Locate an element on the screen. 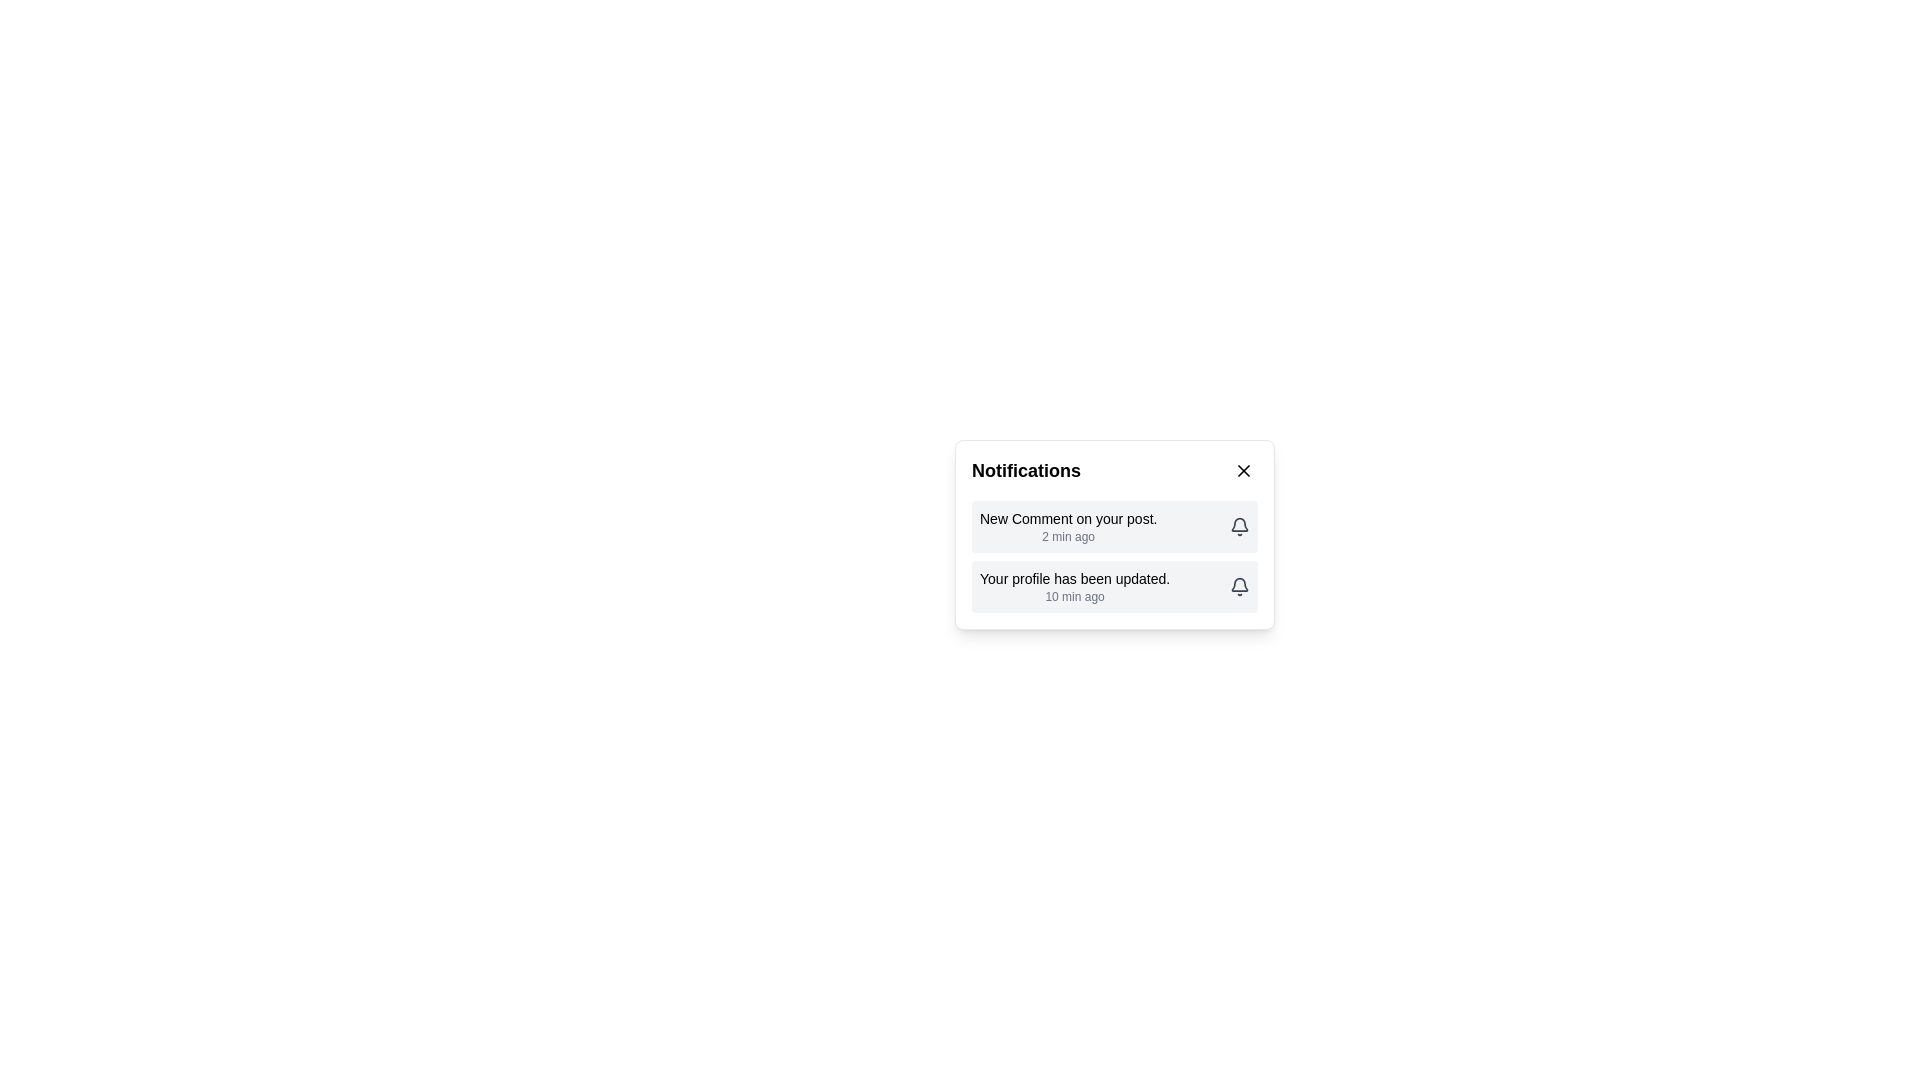  the 'Notifications' header bar in the notifications pop-up, which includes a close button ('X') is located at coordinates (1113, 470).